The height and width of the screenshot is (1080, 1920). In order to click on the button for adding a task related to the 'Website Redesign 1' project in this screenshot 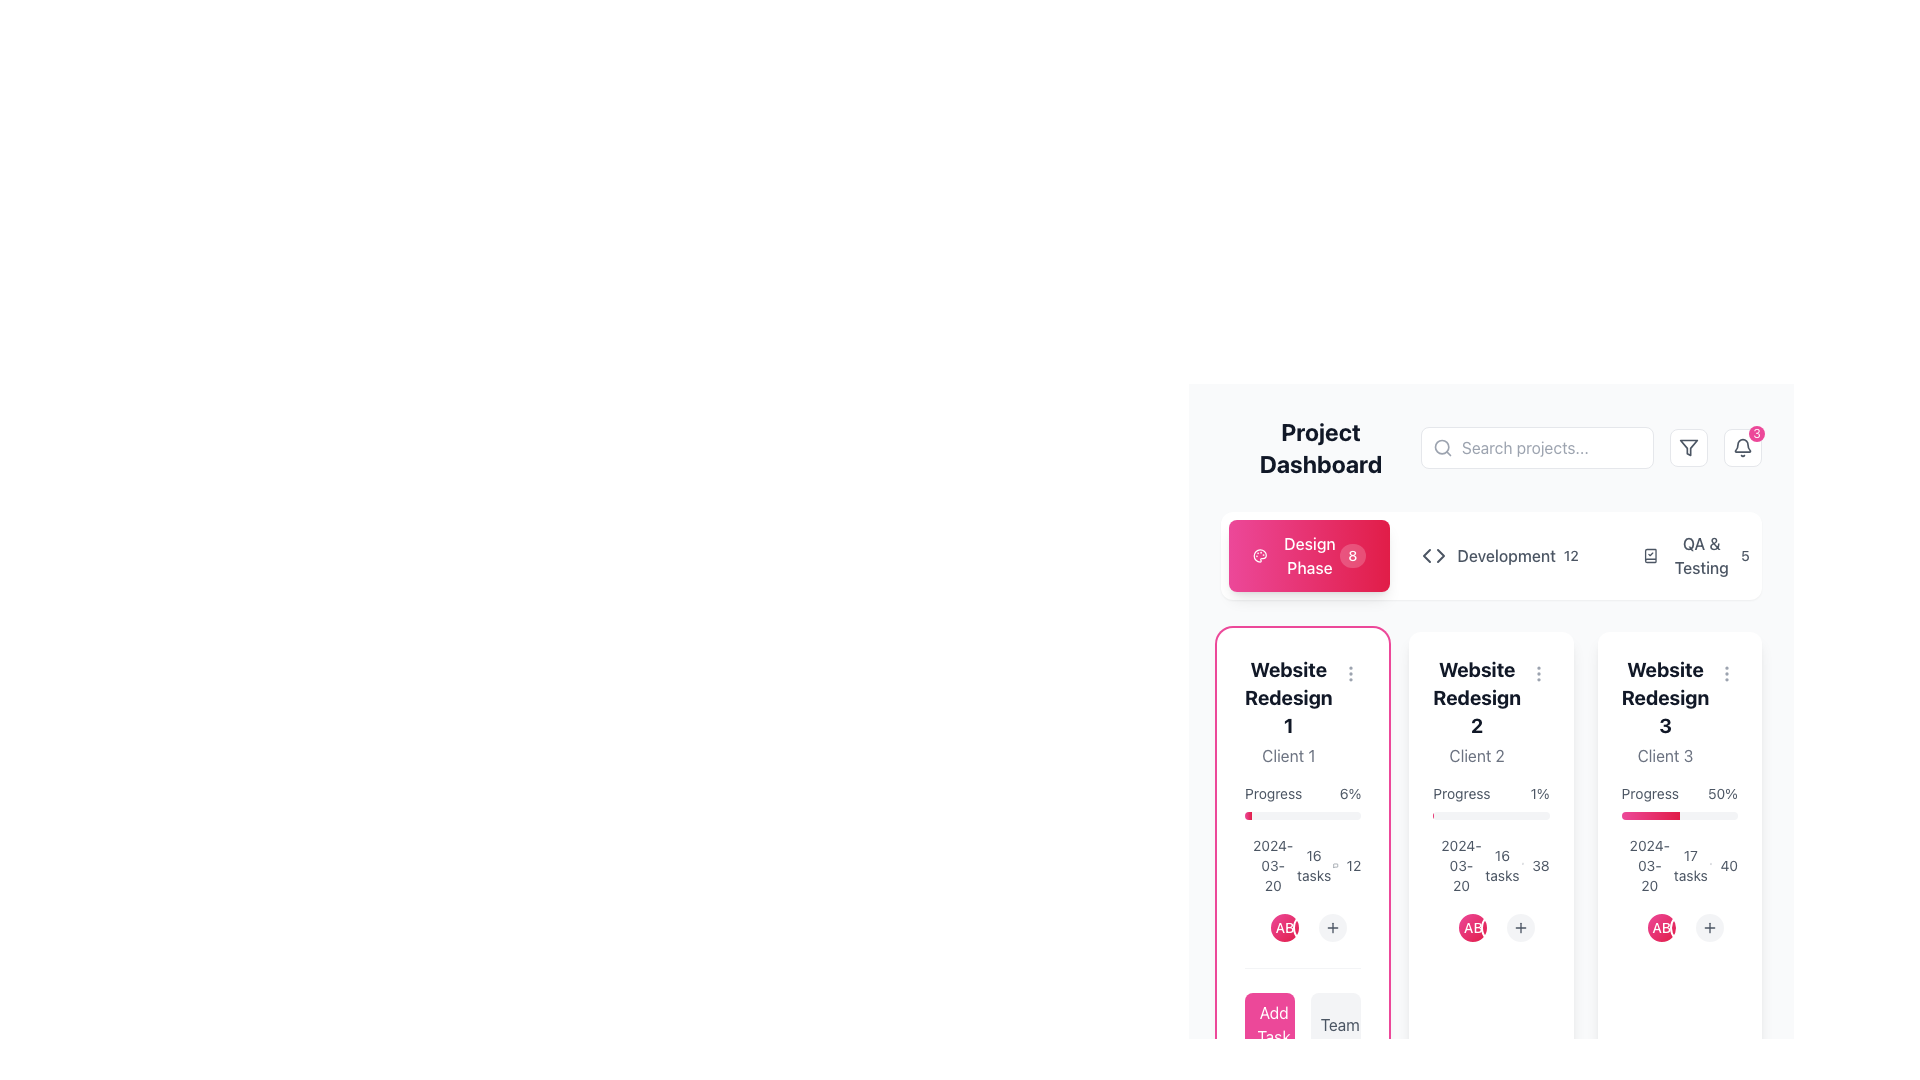, I will do `click(1269, 1025)`.